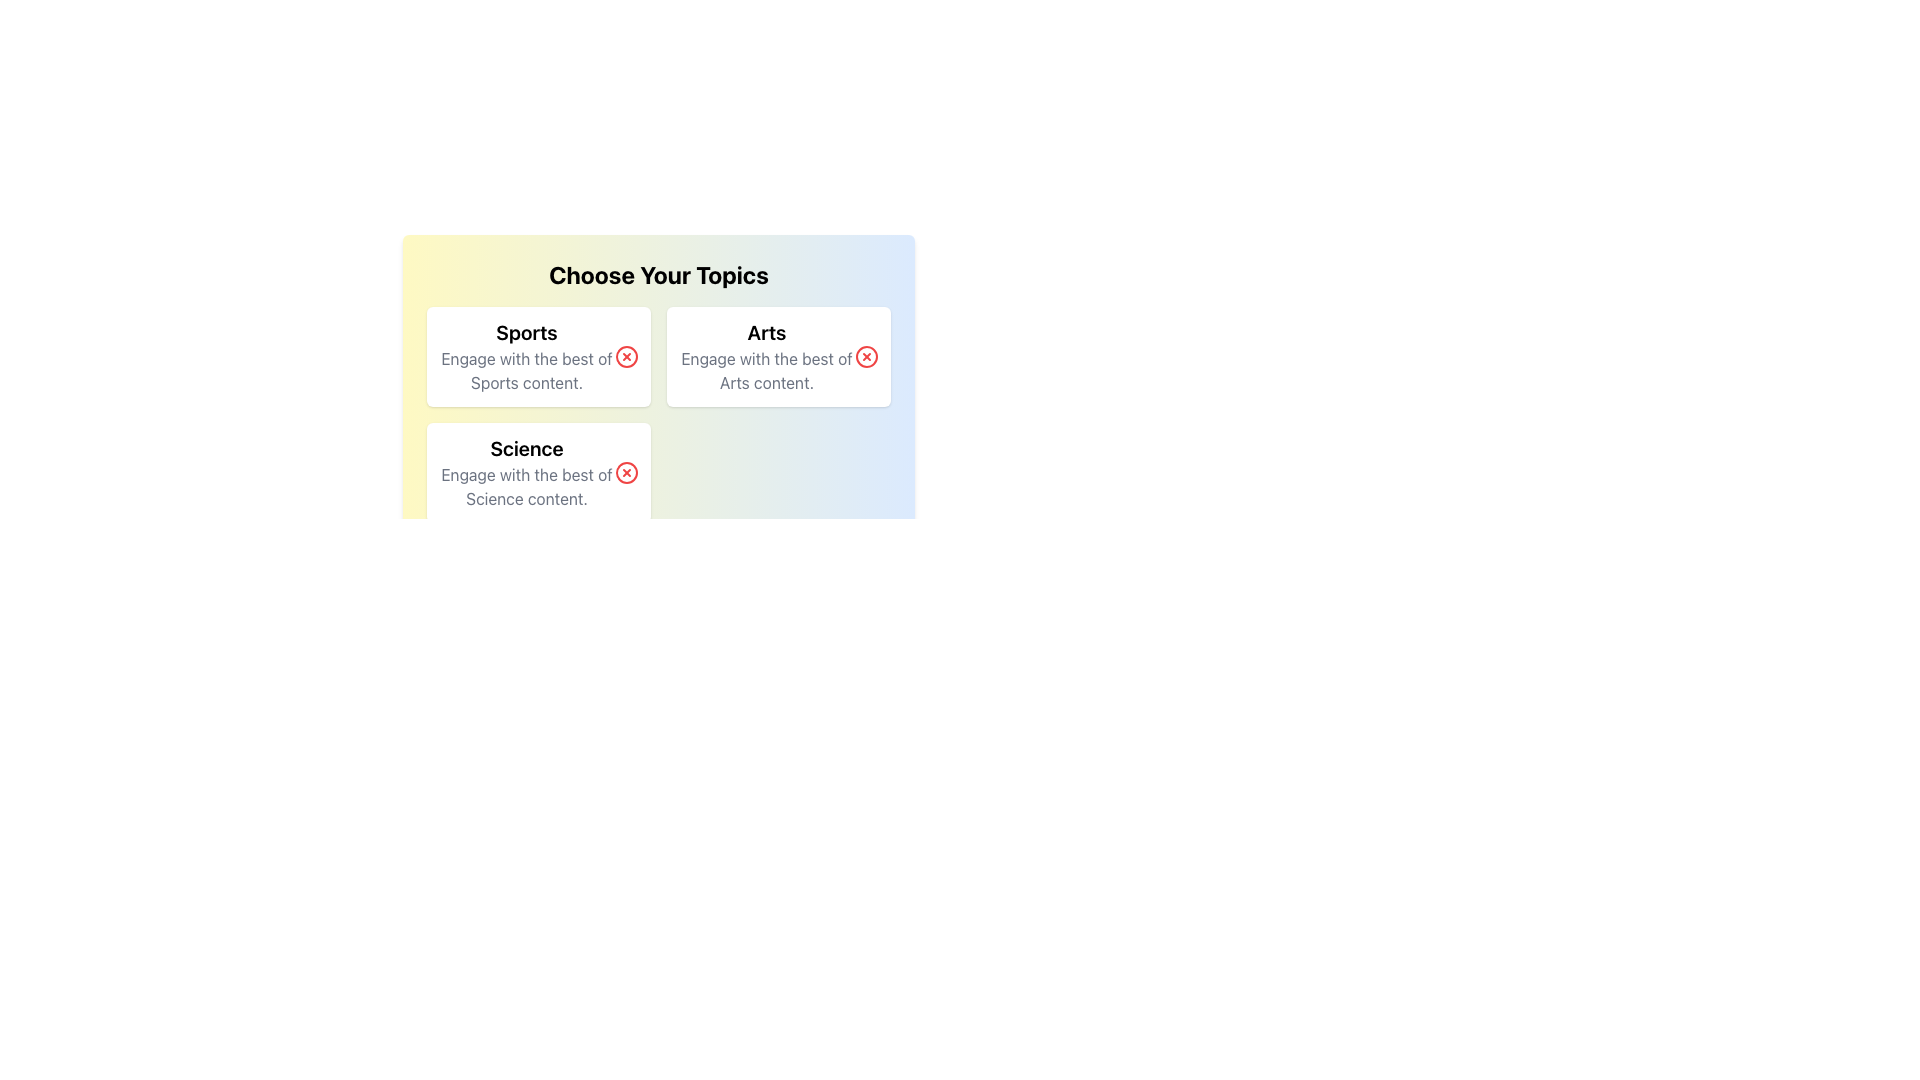  What do you see at coordinates (766, 370) in the screenshot?
I see `the text element styled in gray that reads 'Engage with the best of Arts content.', located beneath the title 'Arts' in the right column of the layout` at bounding box center [766, 370].